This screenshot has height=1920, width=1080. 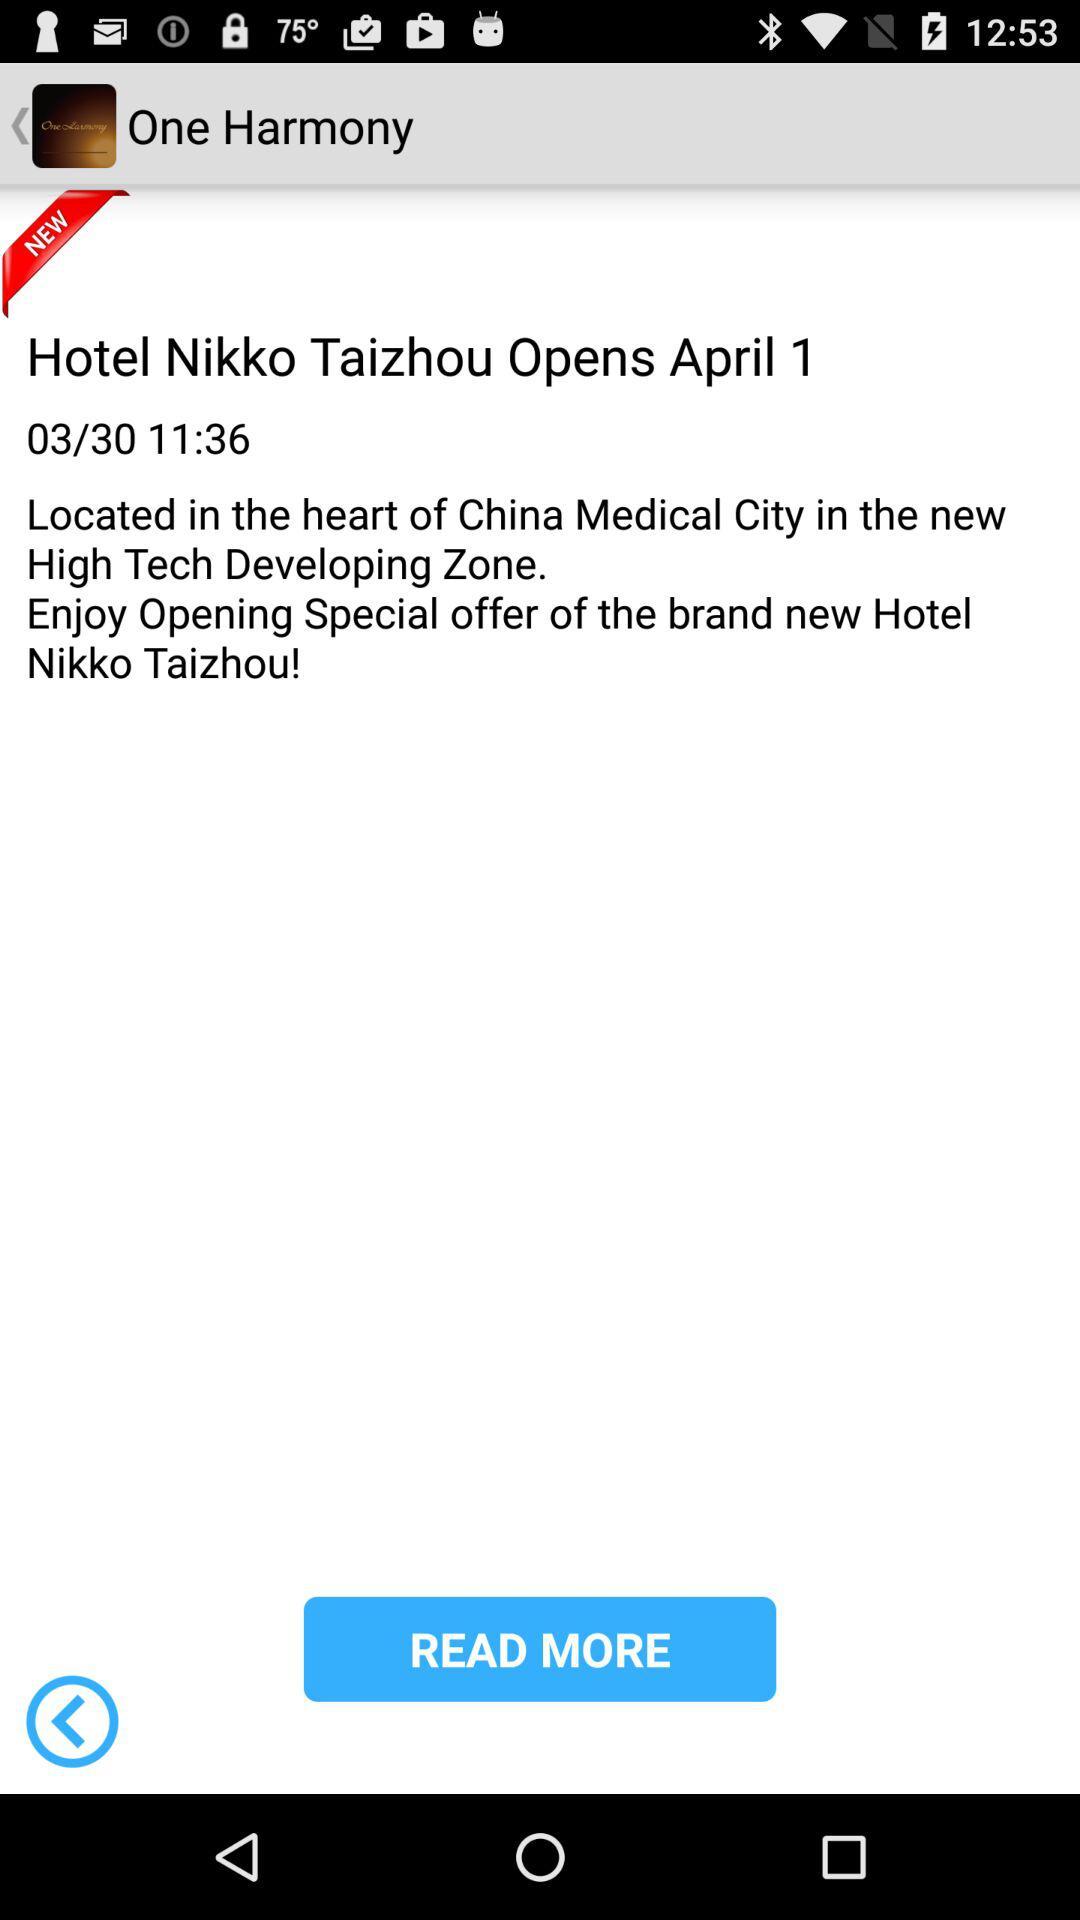 What do you see at coordinates (71, 1720) in the screenshot?
I see `icon to the left of read more` at bounding box center [71, 1720].